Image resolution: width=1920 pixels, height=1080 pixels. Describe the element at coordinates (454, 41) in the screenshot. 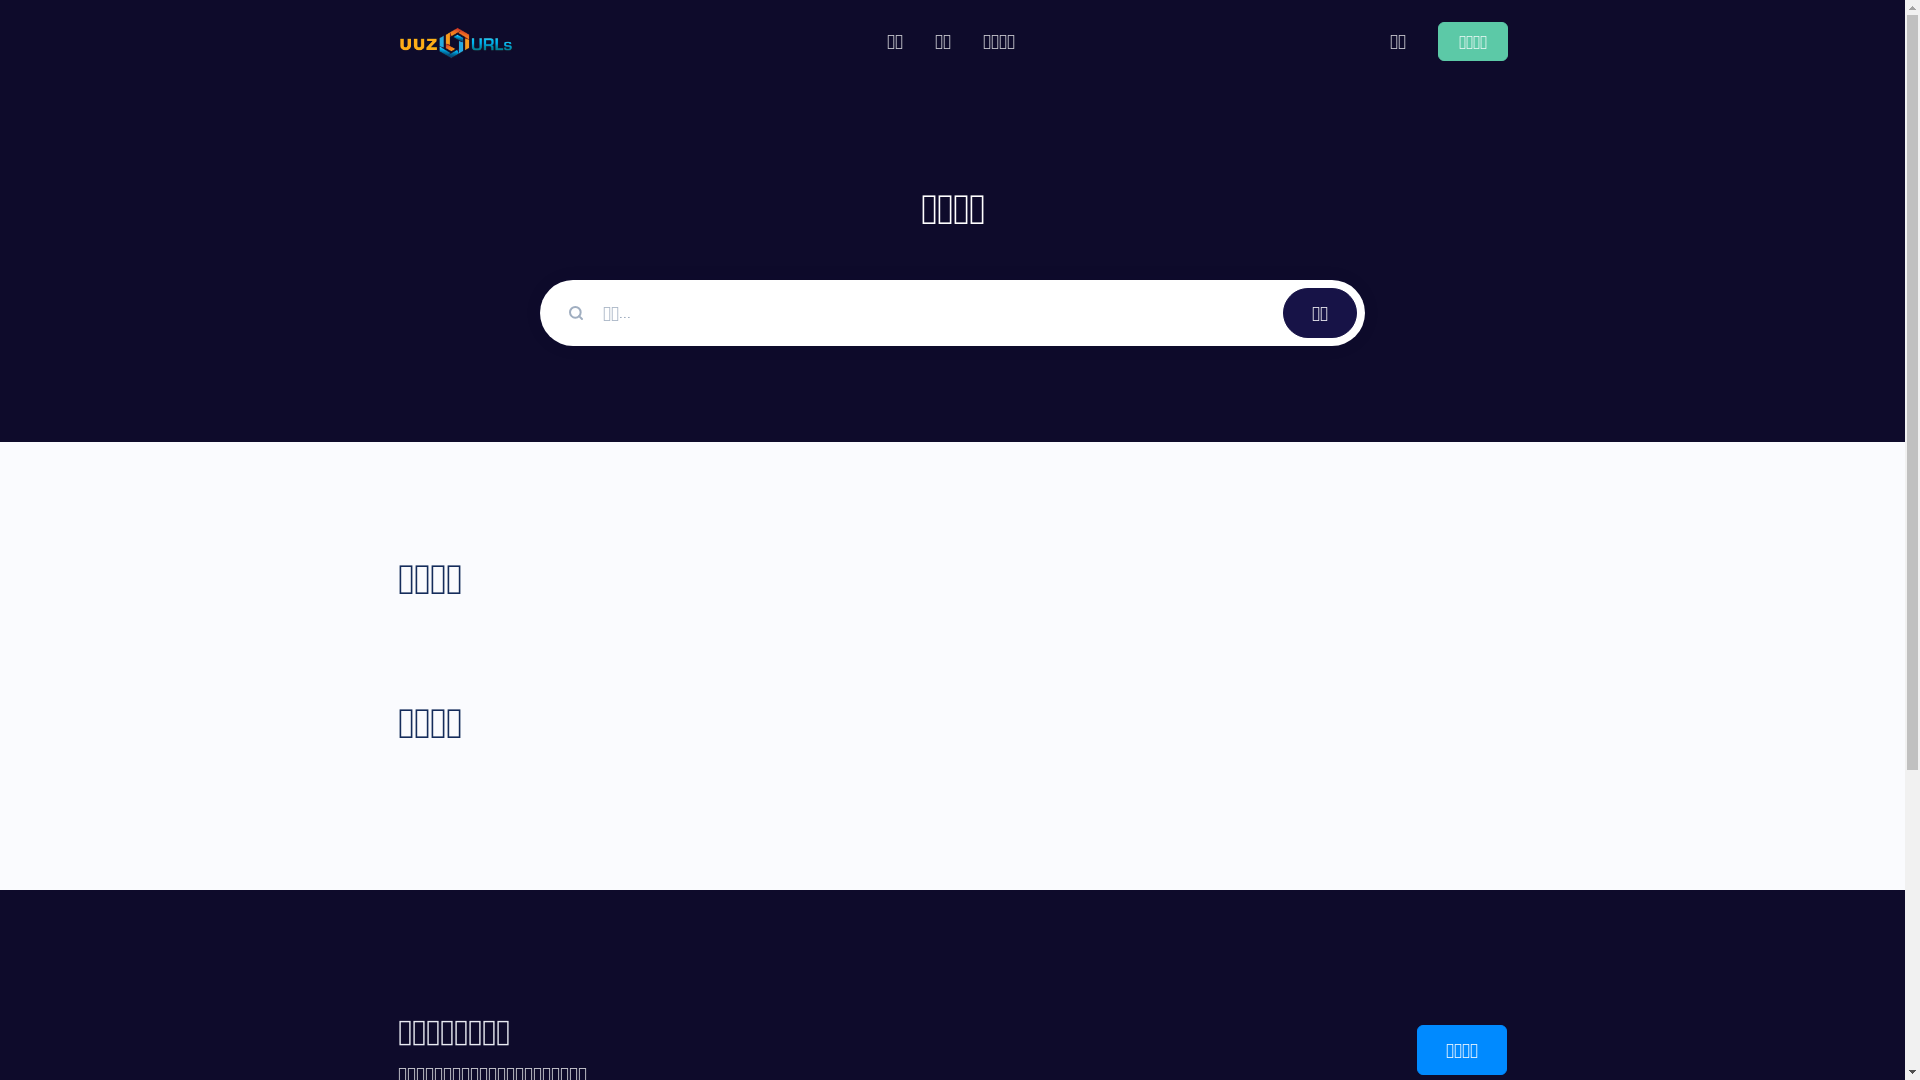

I see `'UUZ.CC - URL Shortener & Bio Pages & QR Codes'` at that location.